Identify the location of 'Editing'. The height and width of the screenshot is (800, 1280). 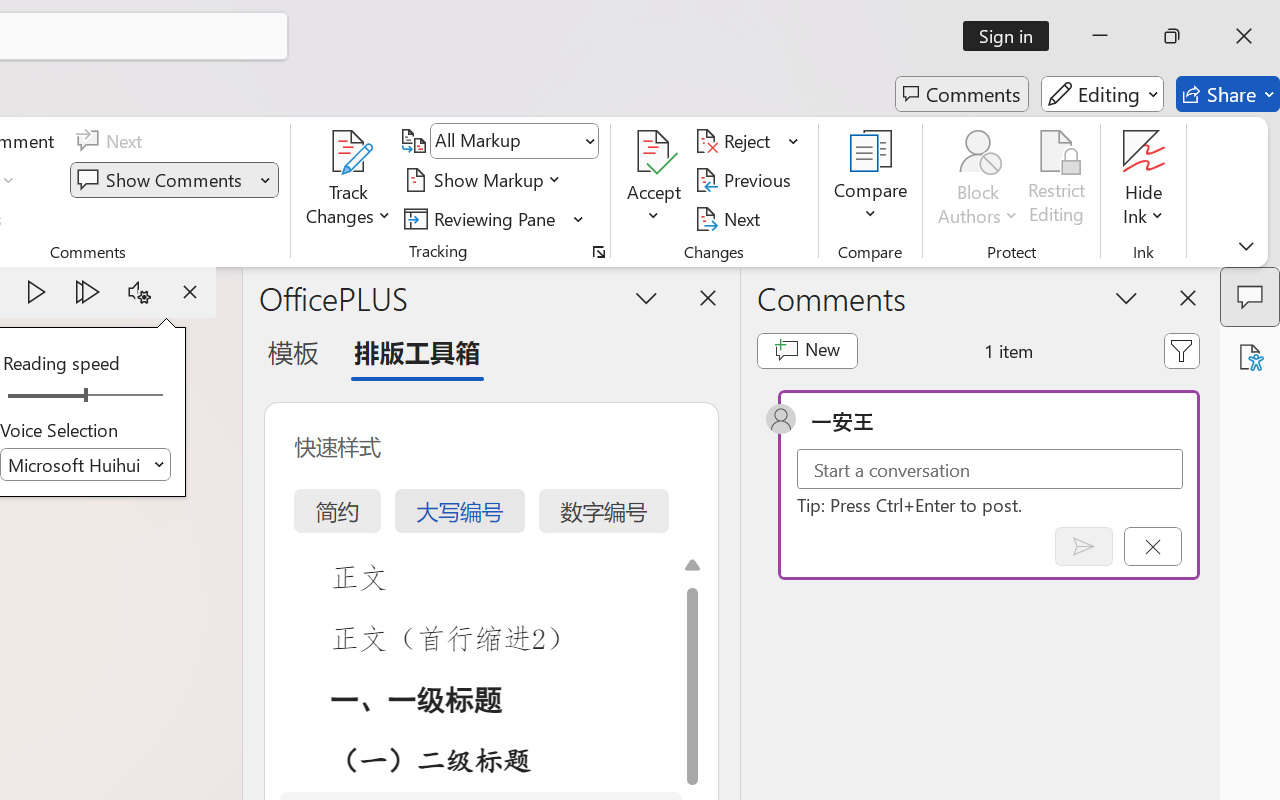
(1101, 94).